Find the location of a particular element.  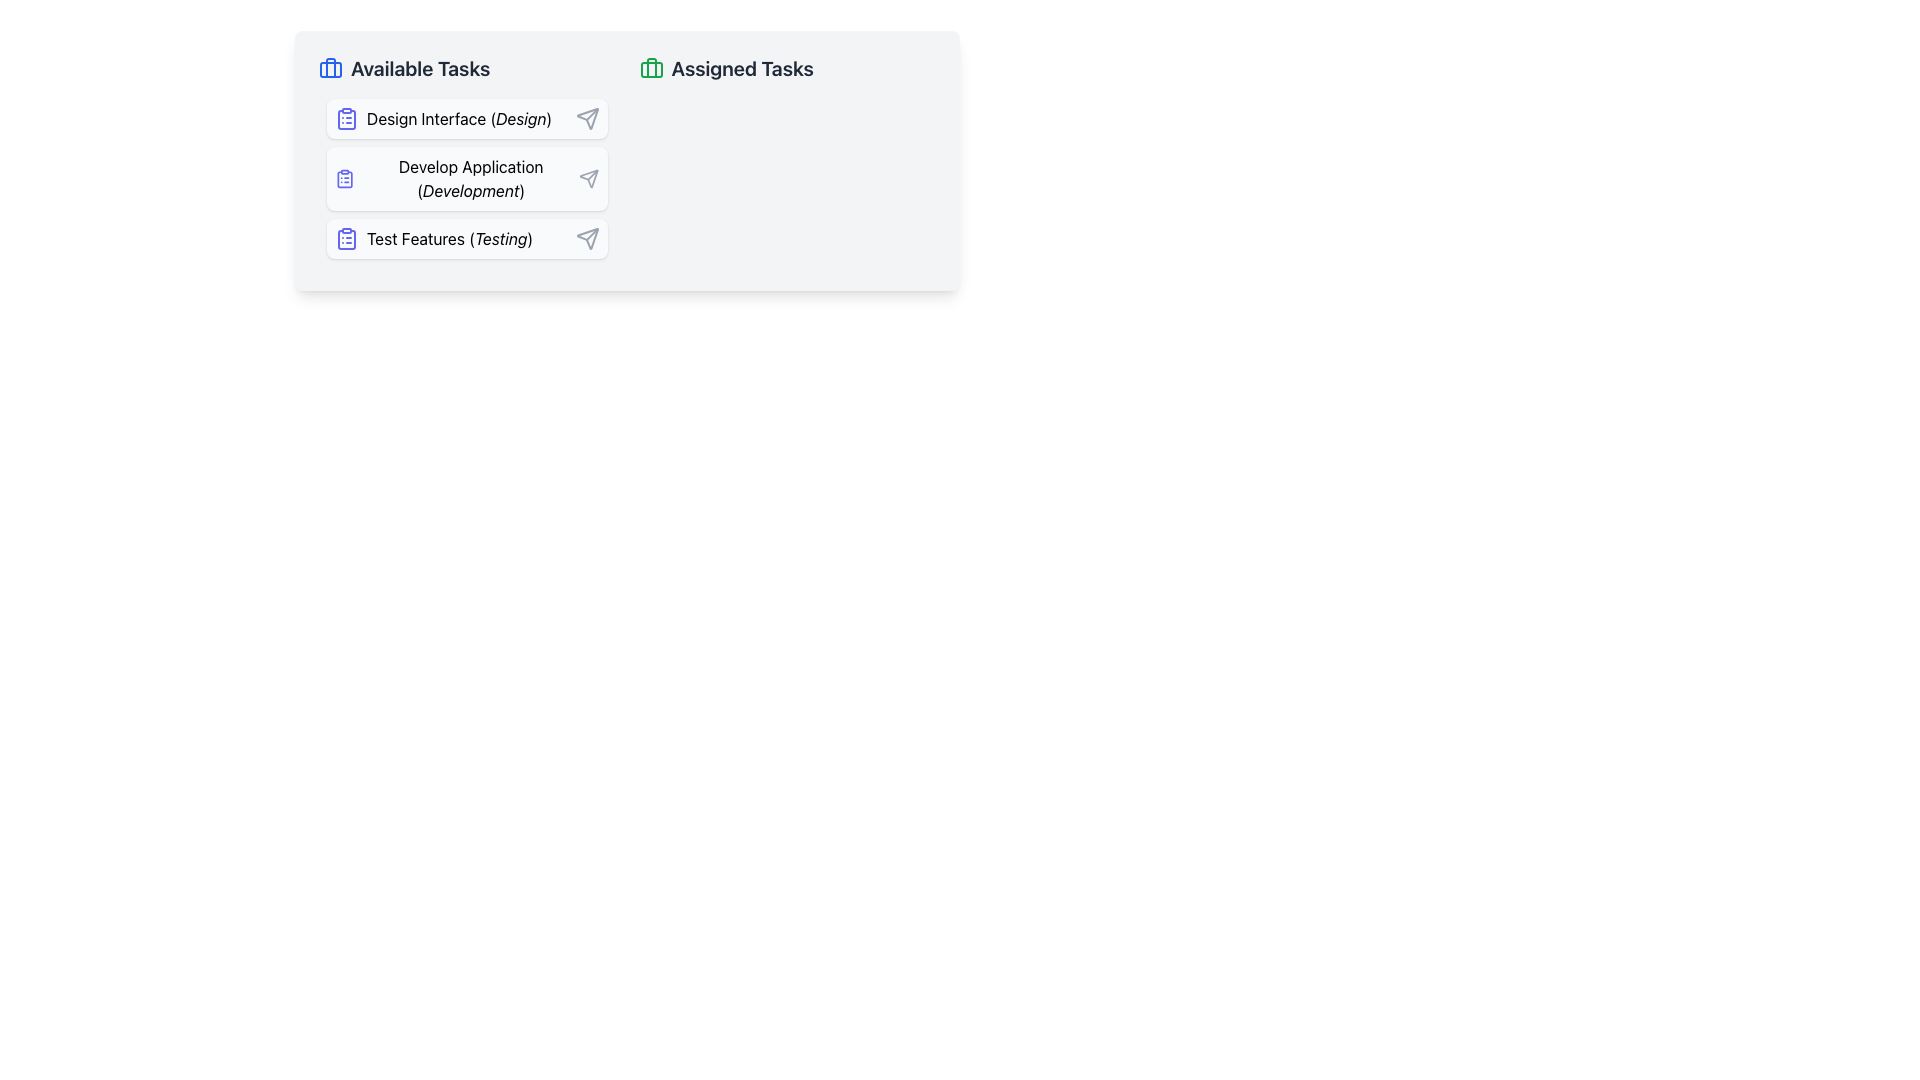

the text label 'Design Interface (Design)' which is the first entry in the 'Available Tasks' section is located at coordinates (458, 119).